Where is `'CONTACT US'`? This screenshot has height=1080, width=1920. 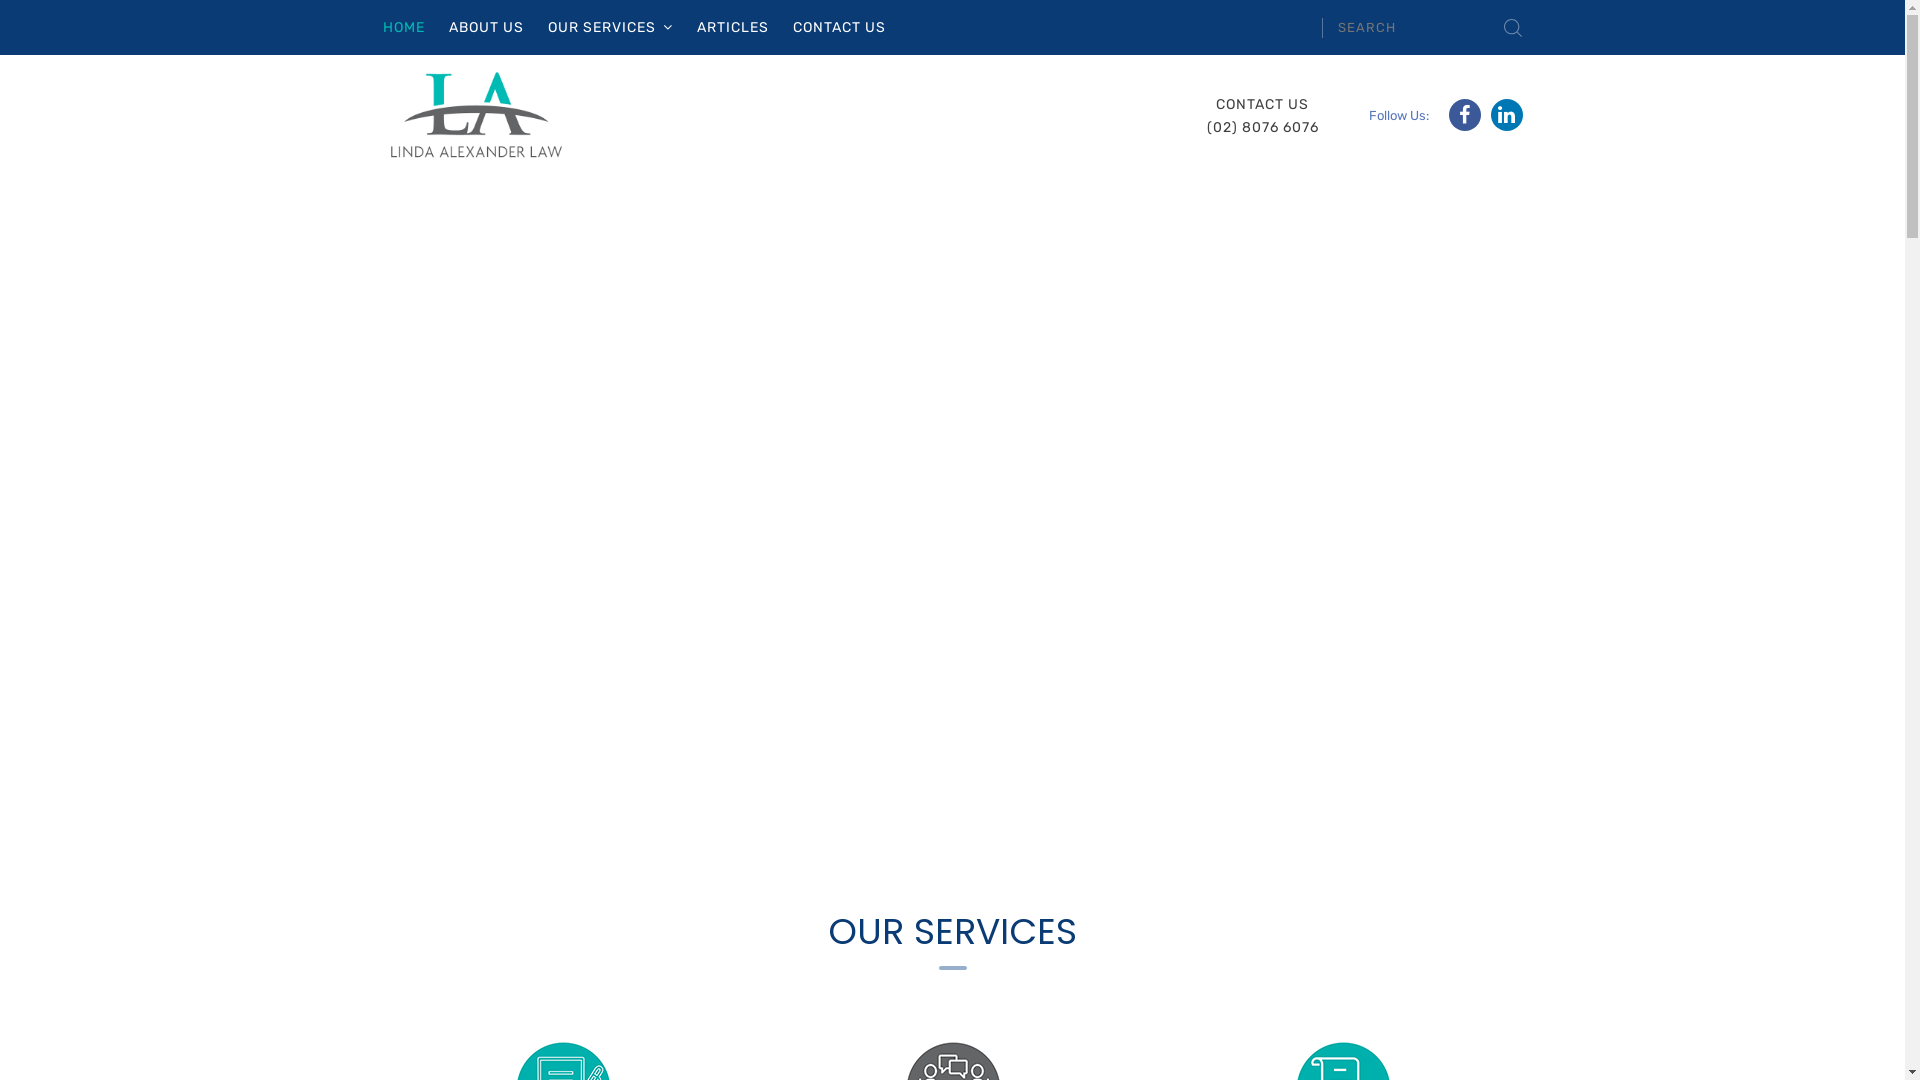 'CONTACT US' is located at coordinates (838, 27).